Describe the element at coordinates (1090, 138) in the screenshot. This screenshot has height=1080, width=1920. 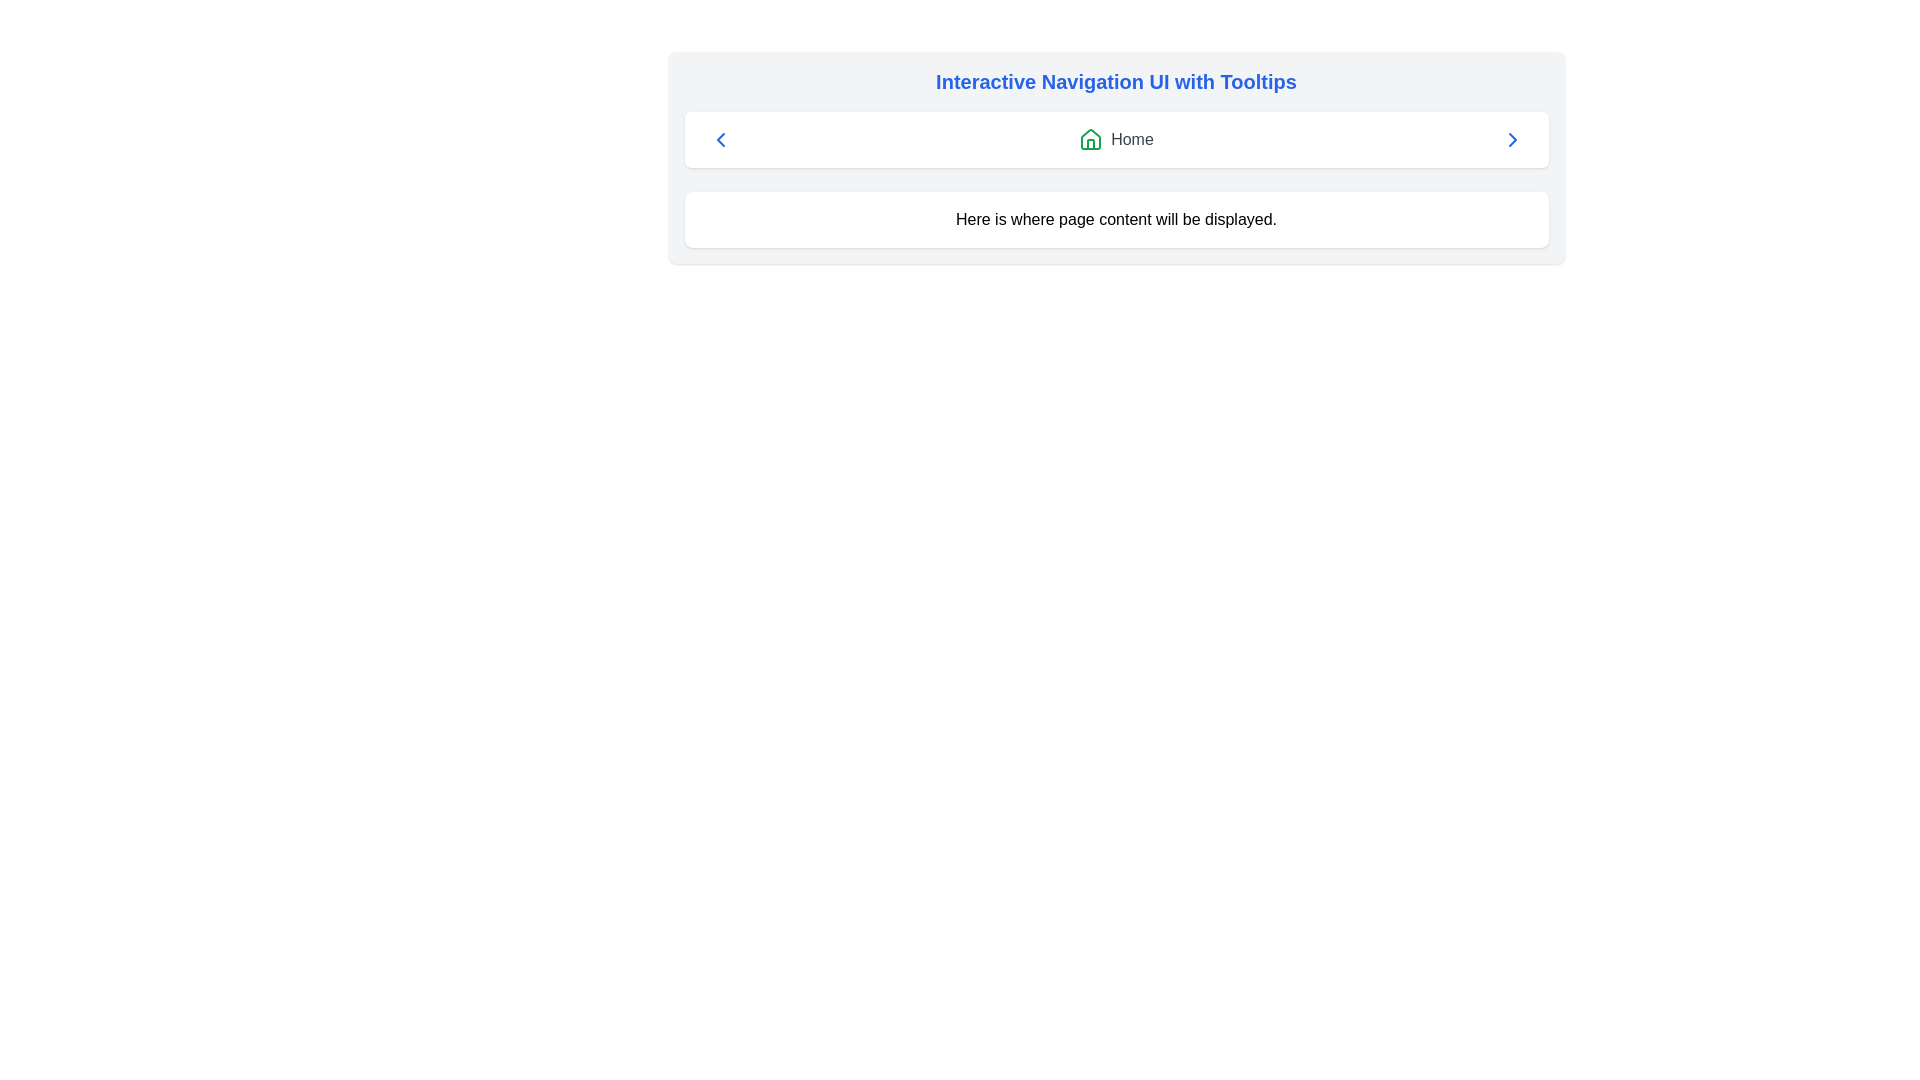
I see `the appearance of the green house icon located on the left side of the 'Home' text in the navigation bar` at that location.